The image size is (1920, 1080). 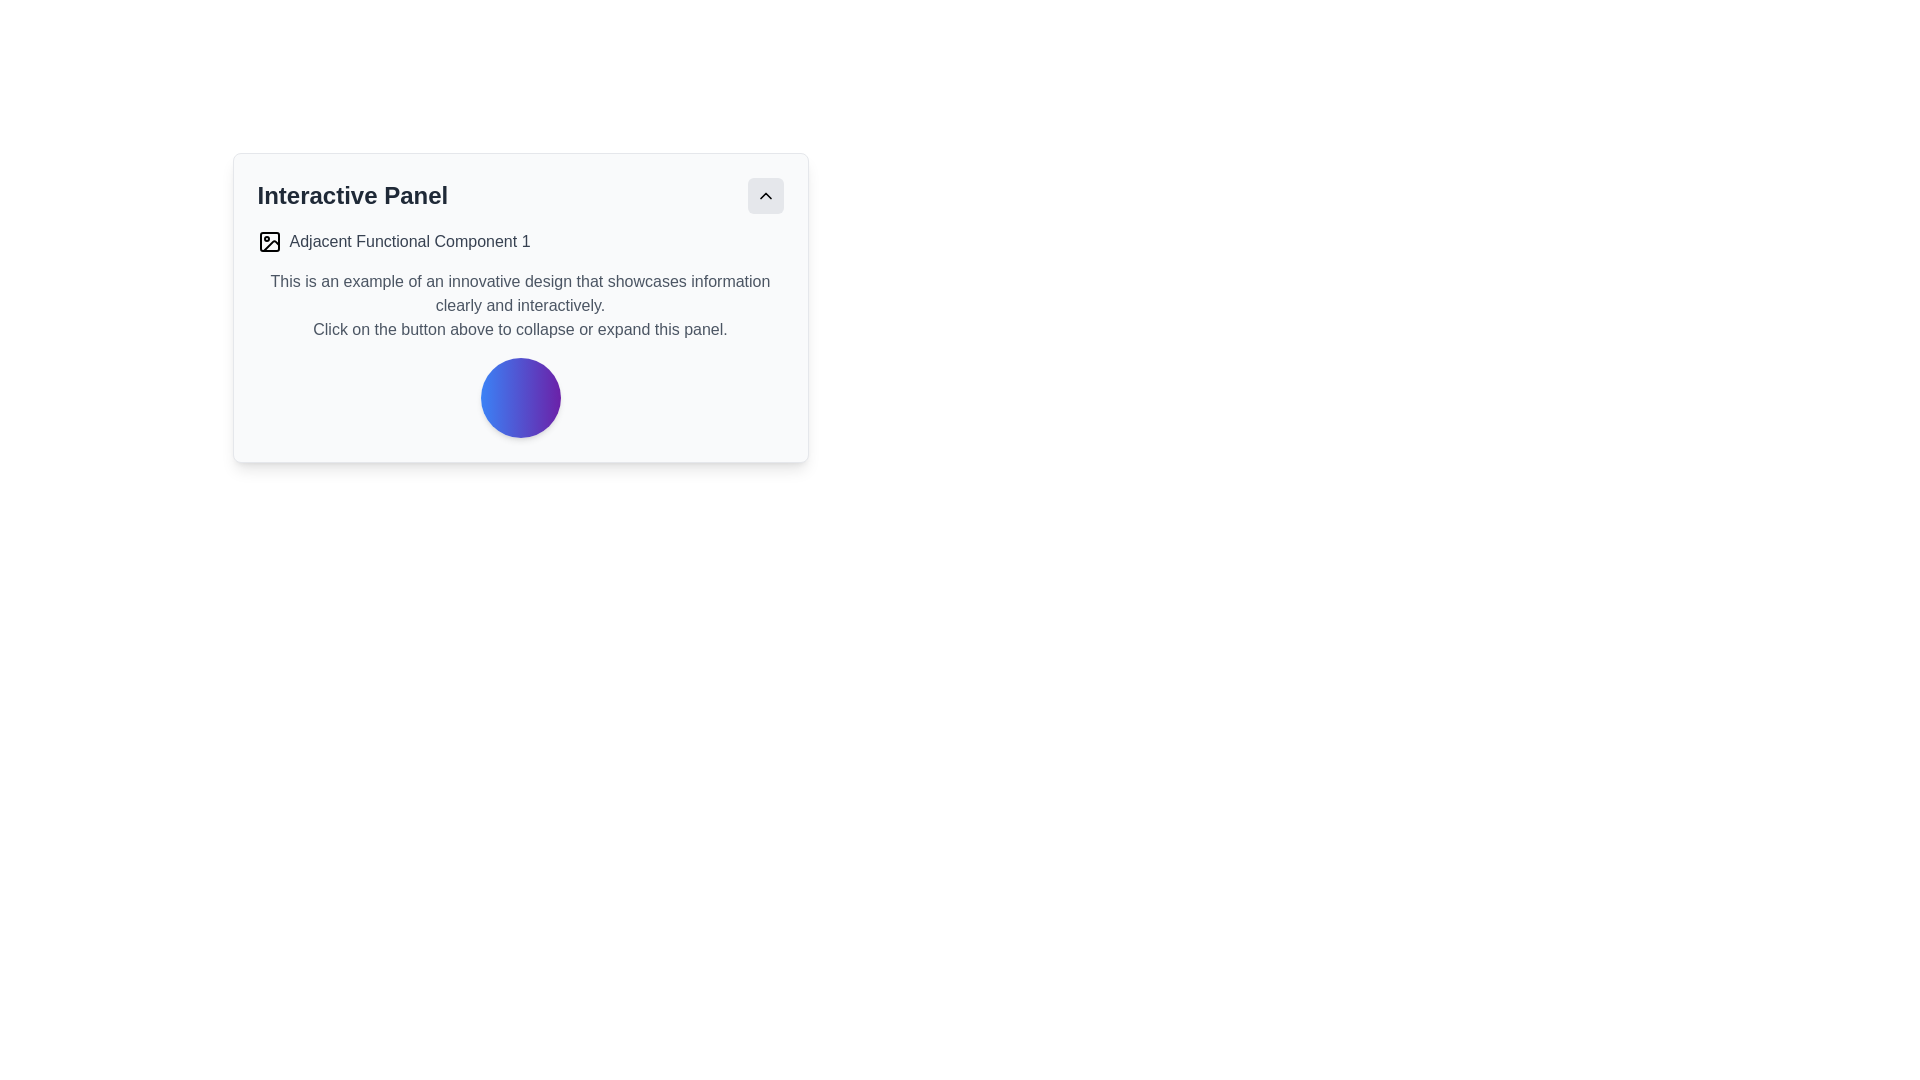 What do you see at coordinates (409, 241) in the screenshot?
I see `the text label displaying 'Adjacent Functional Component 1' which is styled in gray and aligned horizontally with adjacent elements` at bounding box center [409, 241].